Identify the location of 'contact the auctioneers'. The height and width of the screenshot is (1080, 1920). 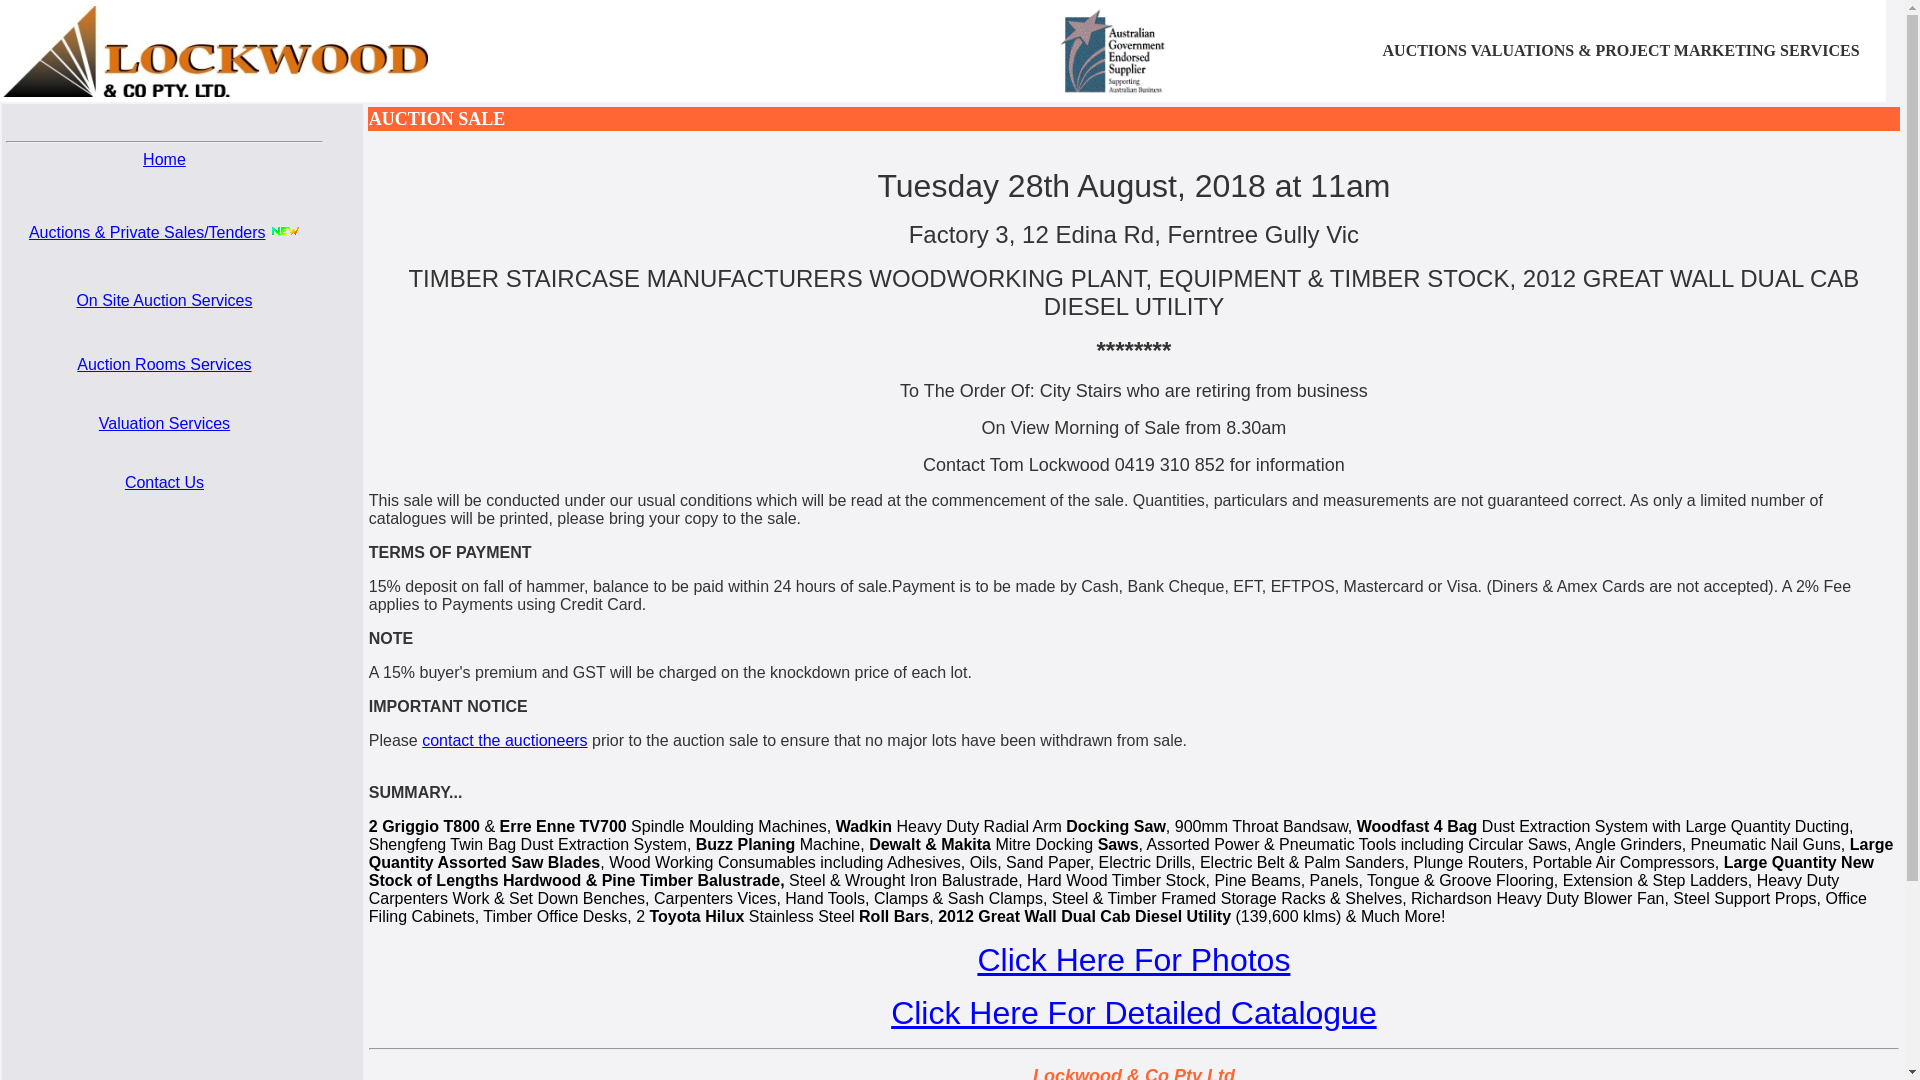
(504, 740).